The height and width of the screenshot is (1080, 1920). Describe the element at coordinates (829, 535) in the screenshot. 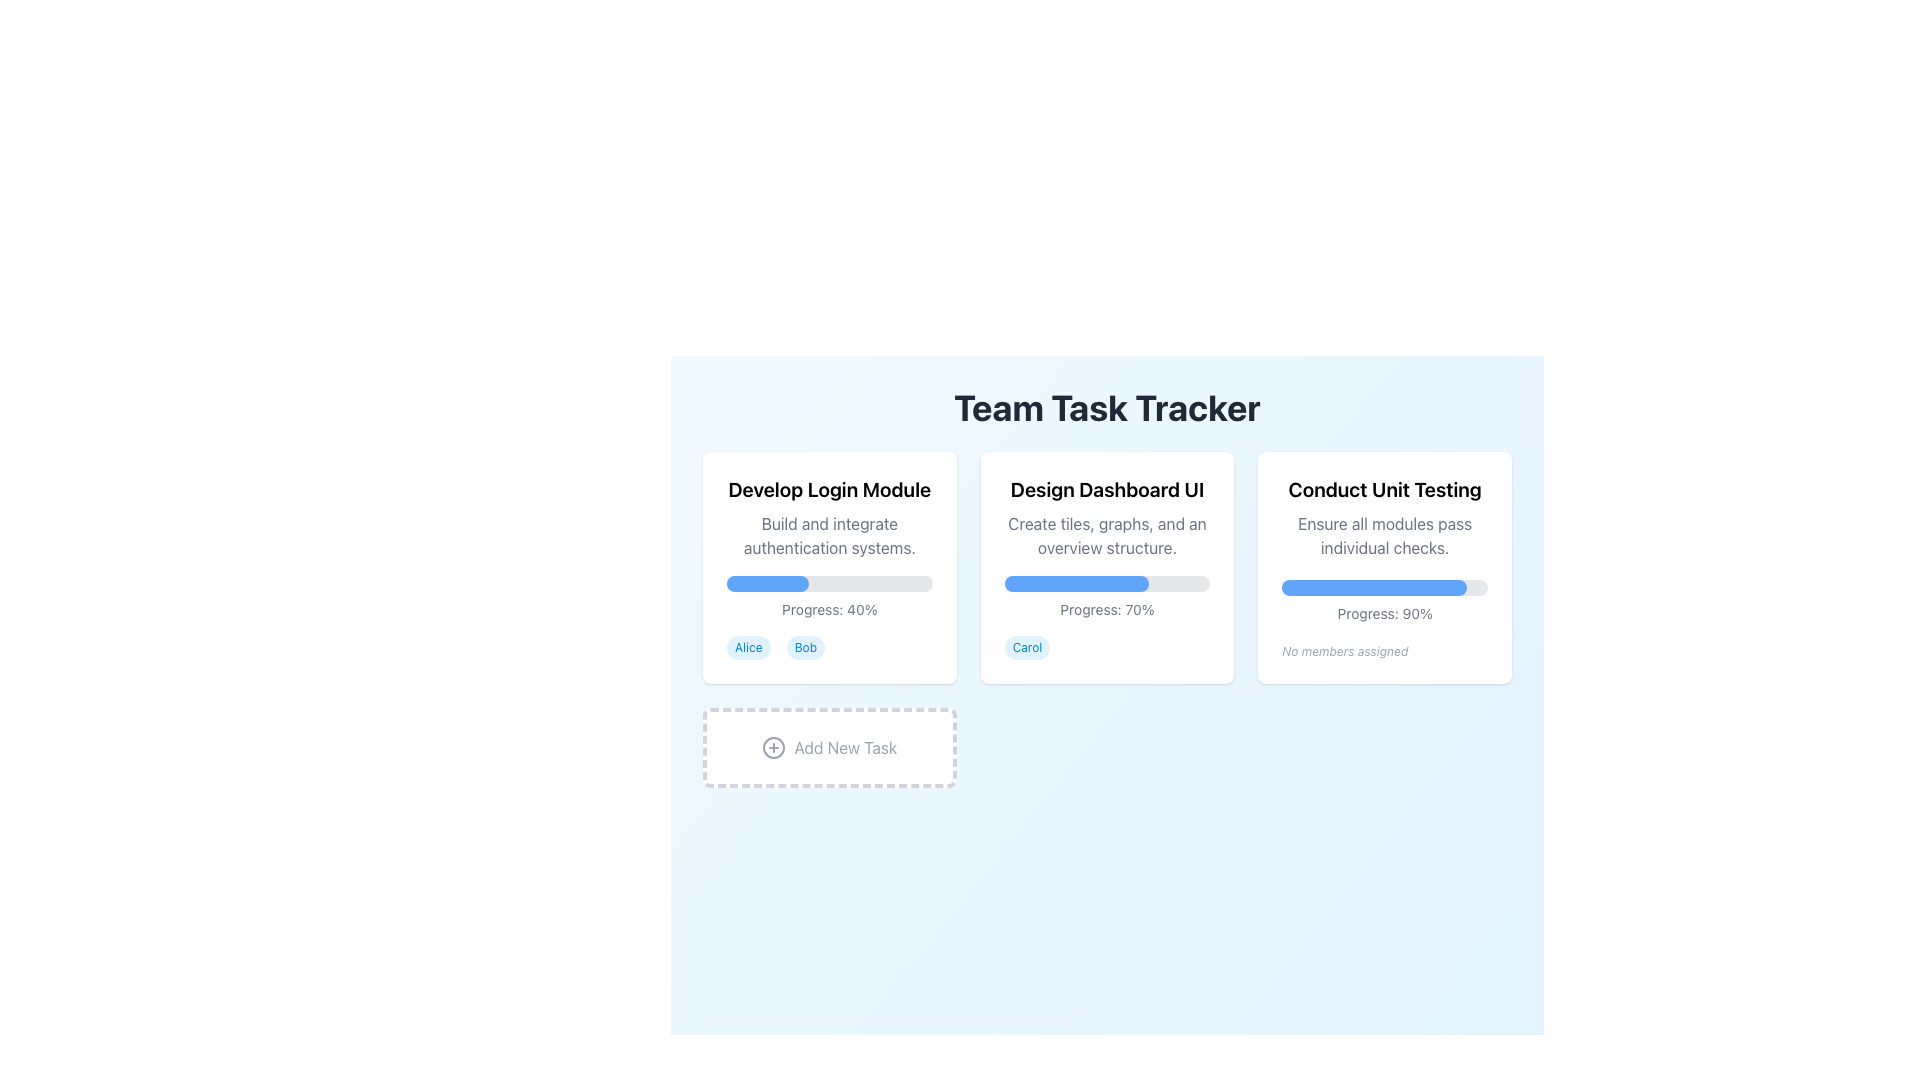

I see `the text label reading 'Build and integrate authentication systems.' located below the title 'Develop Login Module' in the first task card` at that location.